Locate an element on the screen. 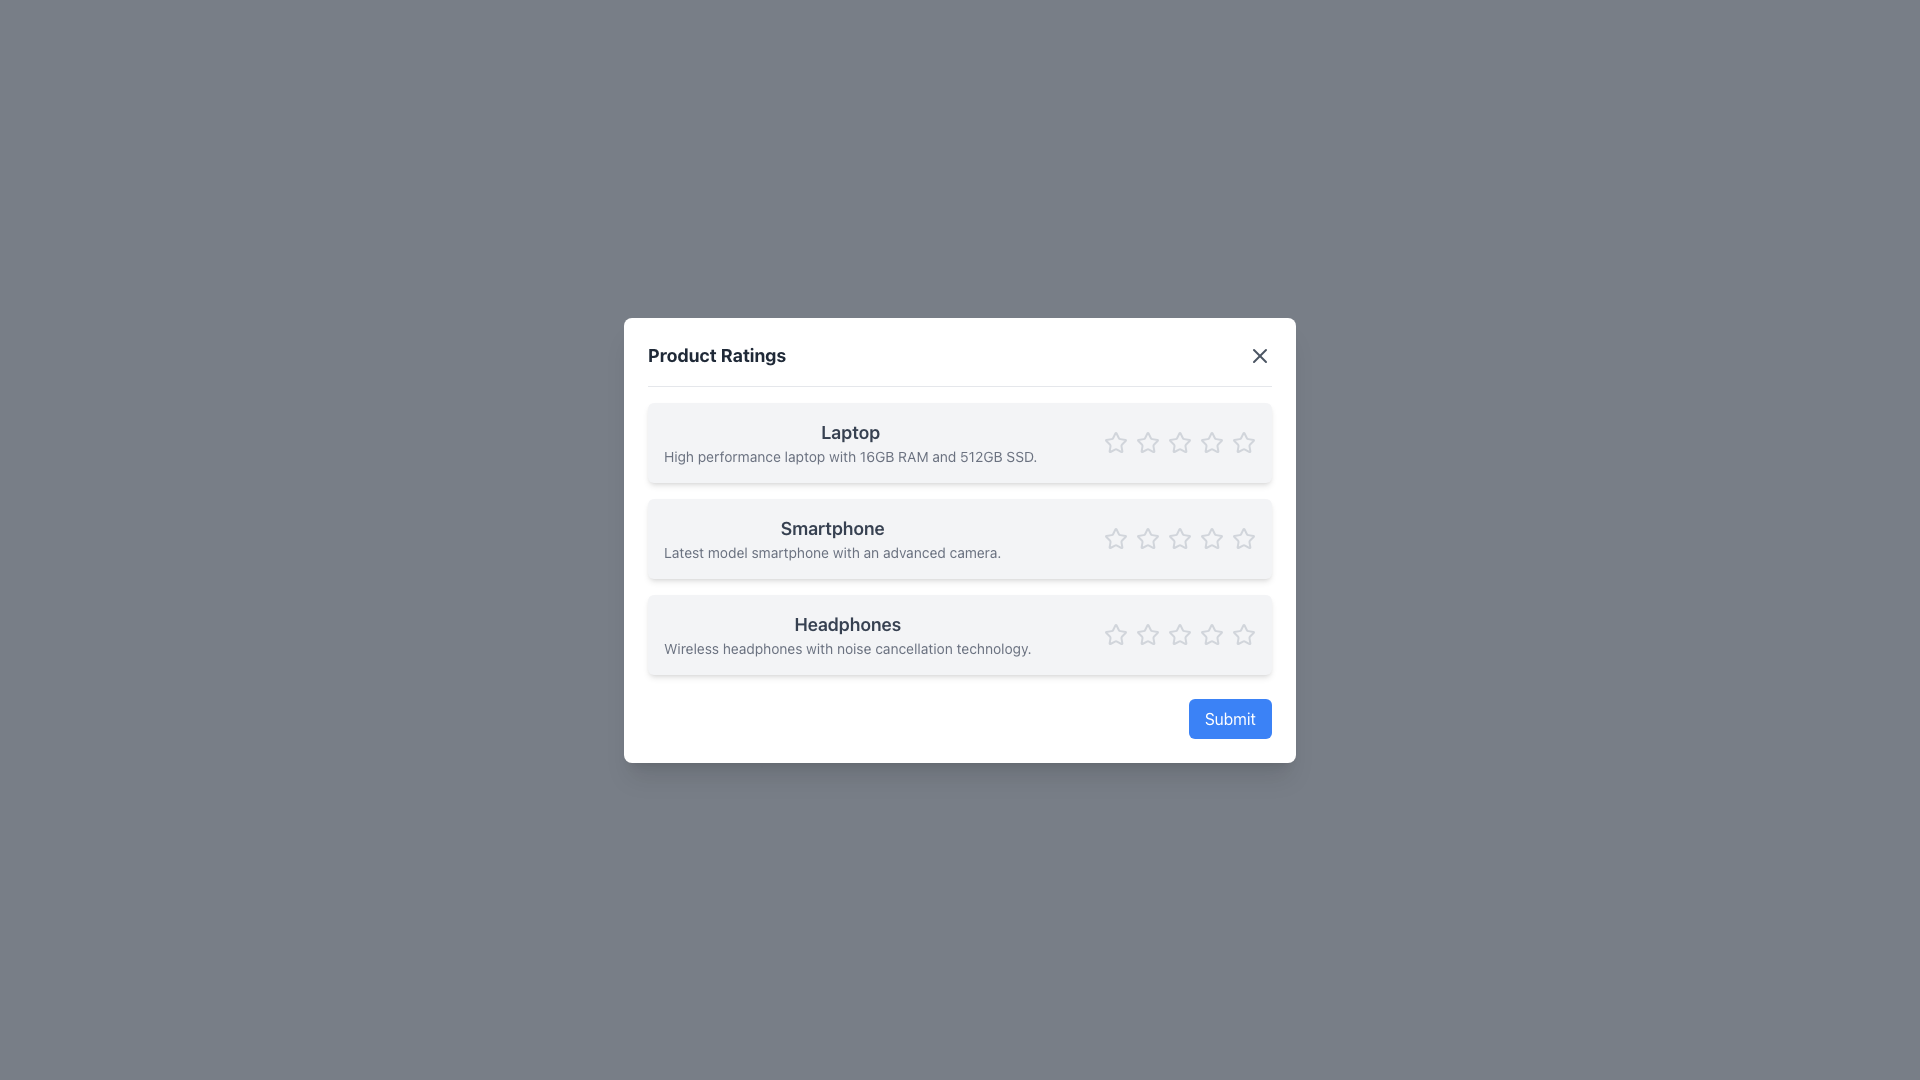 The height and width of the screenshot is (1080, 1920). the fifth star-shaped icon in the 'Headphones' section of the rating interface to rate it is located at coordinates (1242, 633).